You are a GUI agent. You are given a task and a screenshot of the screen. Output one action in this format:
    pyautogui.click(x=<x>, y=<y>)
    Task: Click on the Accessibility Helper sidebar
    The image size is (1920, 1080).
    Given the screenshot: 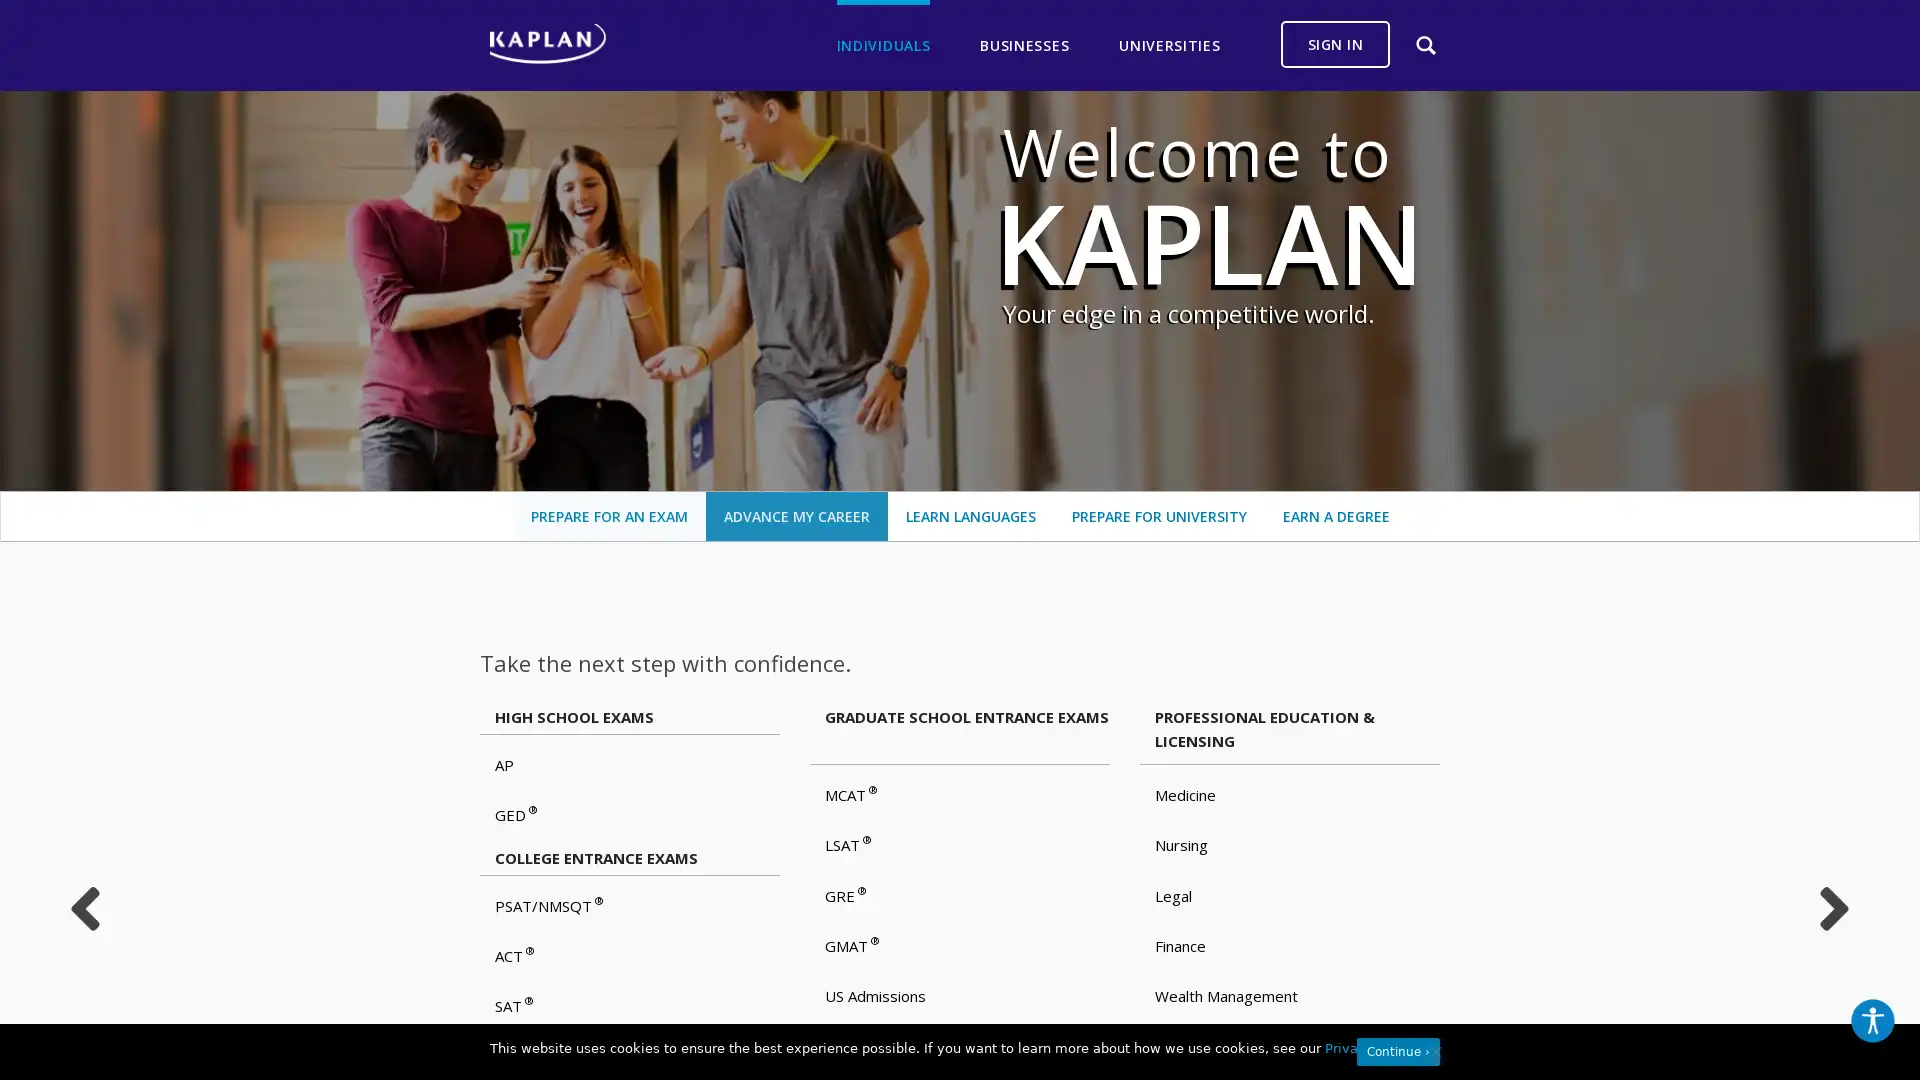 What is the action you would take?
    pyautogui.click(x=1871, y=1021)
    